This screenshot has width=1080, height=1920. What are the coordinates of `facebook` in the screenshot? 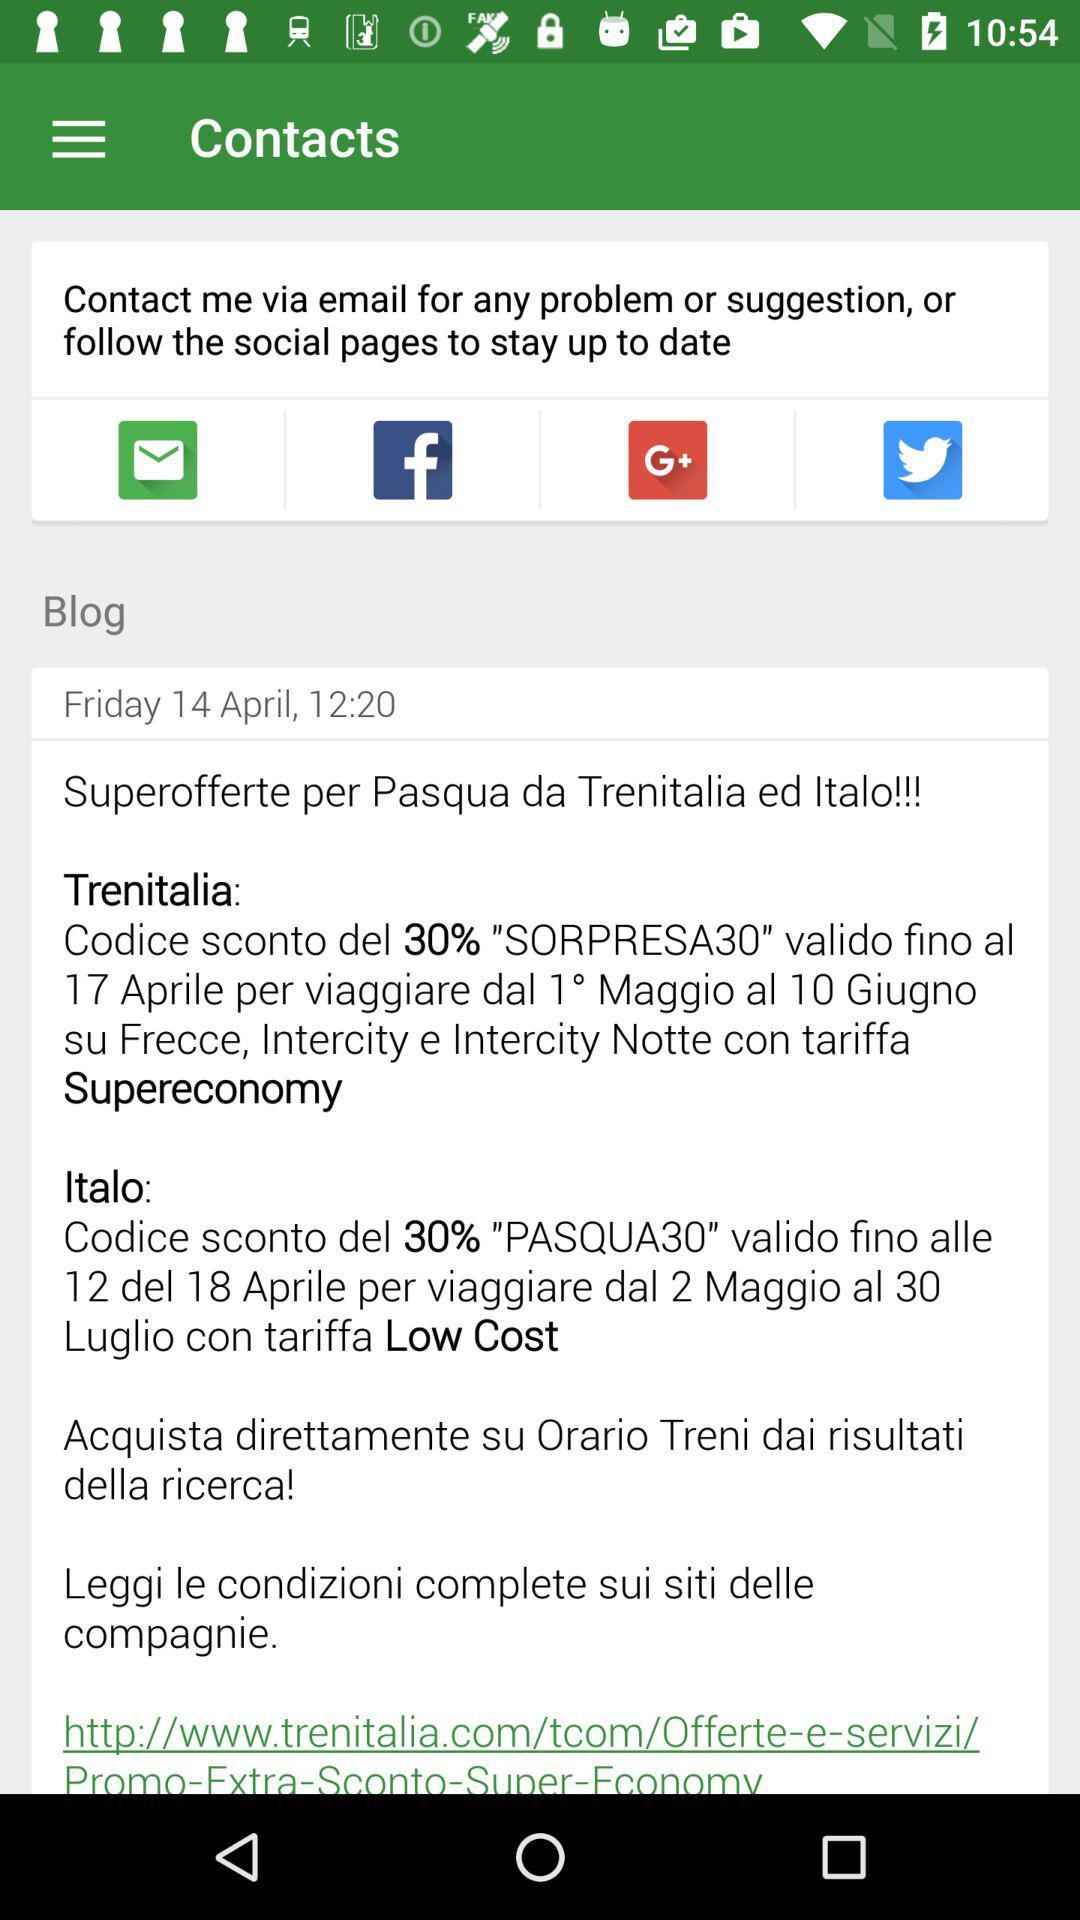 It's located at (411, 459).